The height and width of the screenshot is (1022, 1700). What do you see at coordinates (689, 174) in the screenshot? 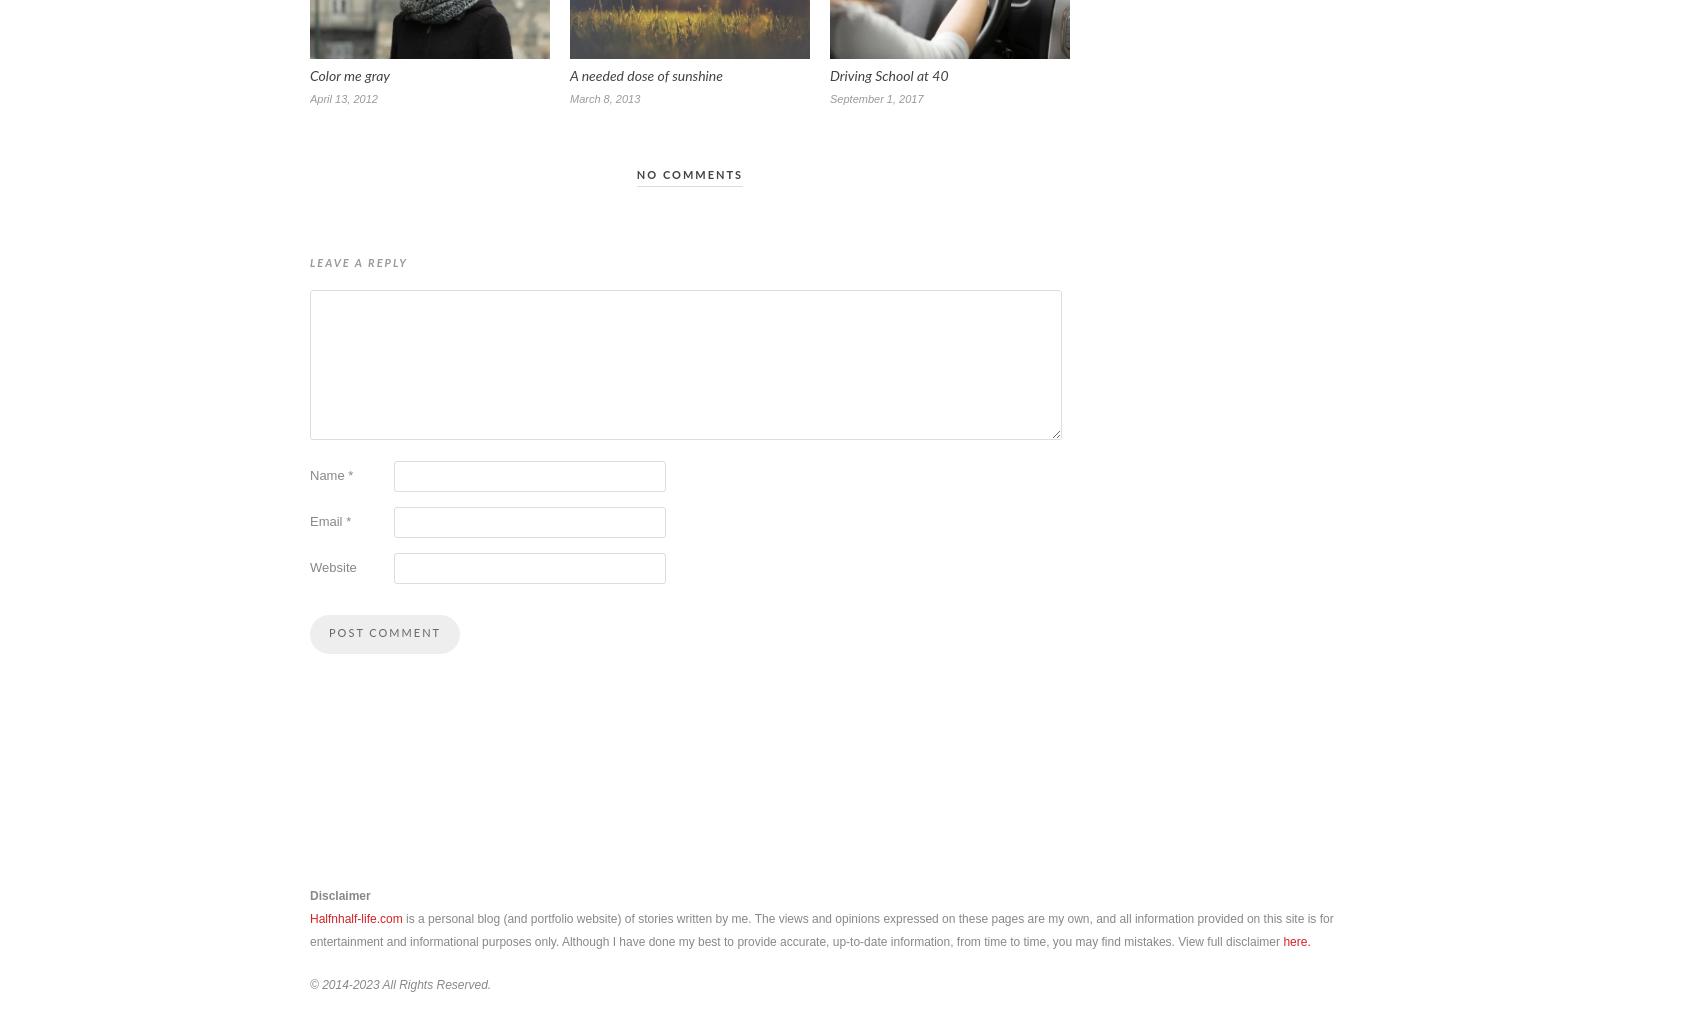
I see `'No Comments'` at bounding box center [689, 174].